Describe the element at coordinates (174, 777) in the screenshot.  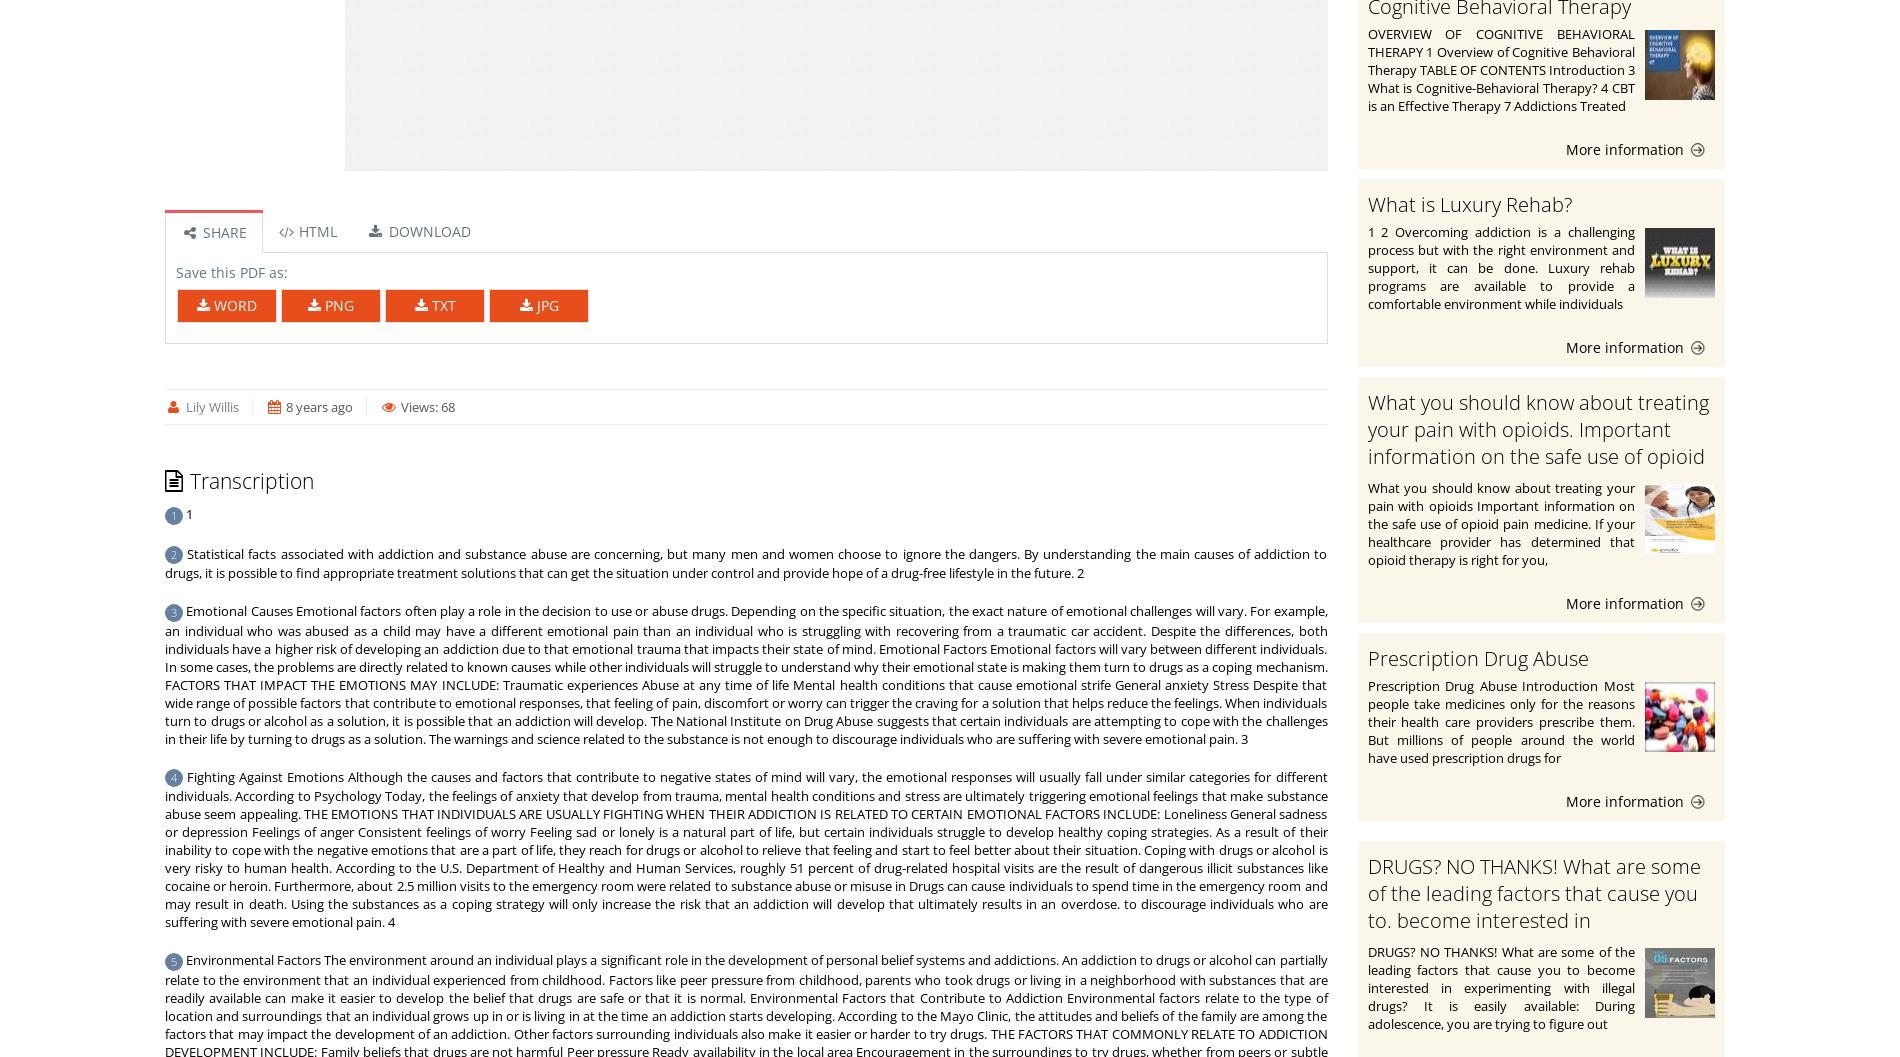
I see `'4'` at that location.